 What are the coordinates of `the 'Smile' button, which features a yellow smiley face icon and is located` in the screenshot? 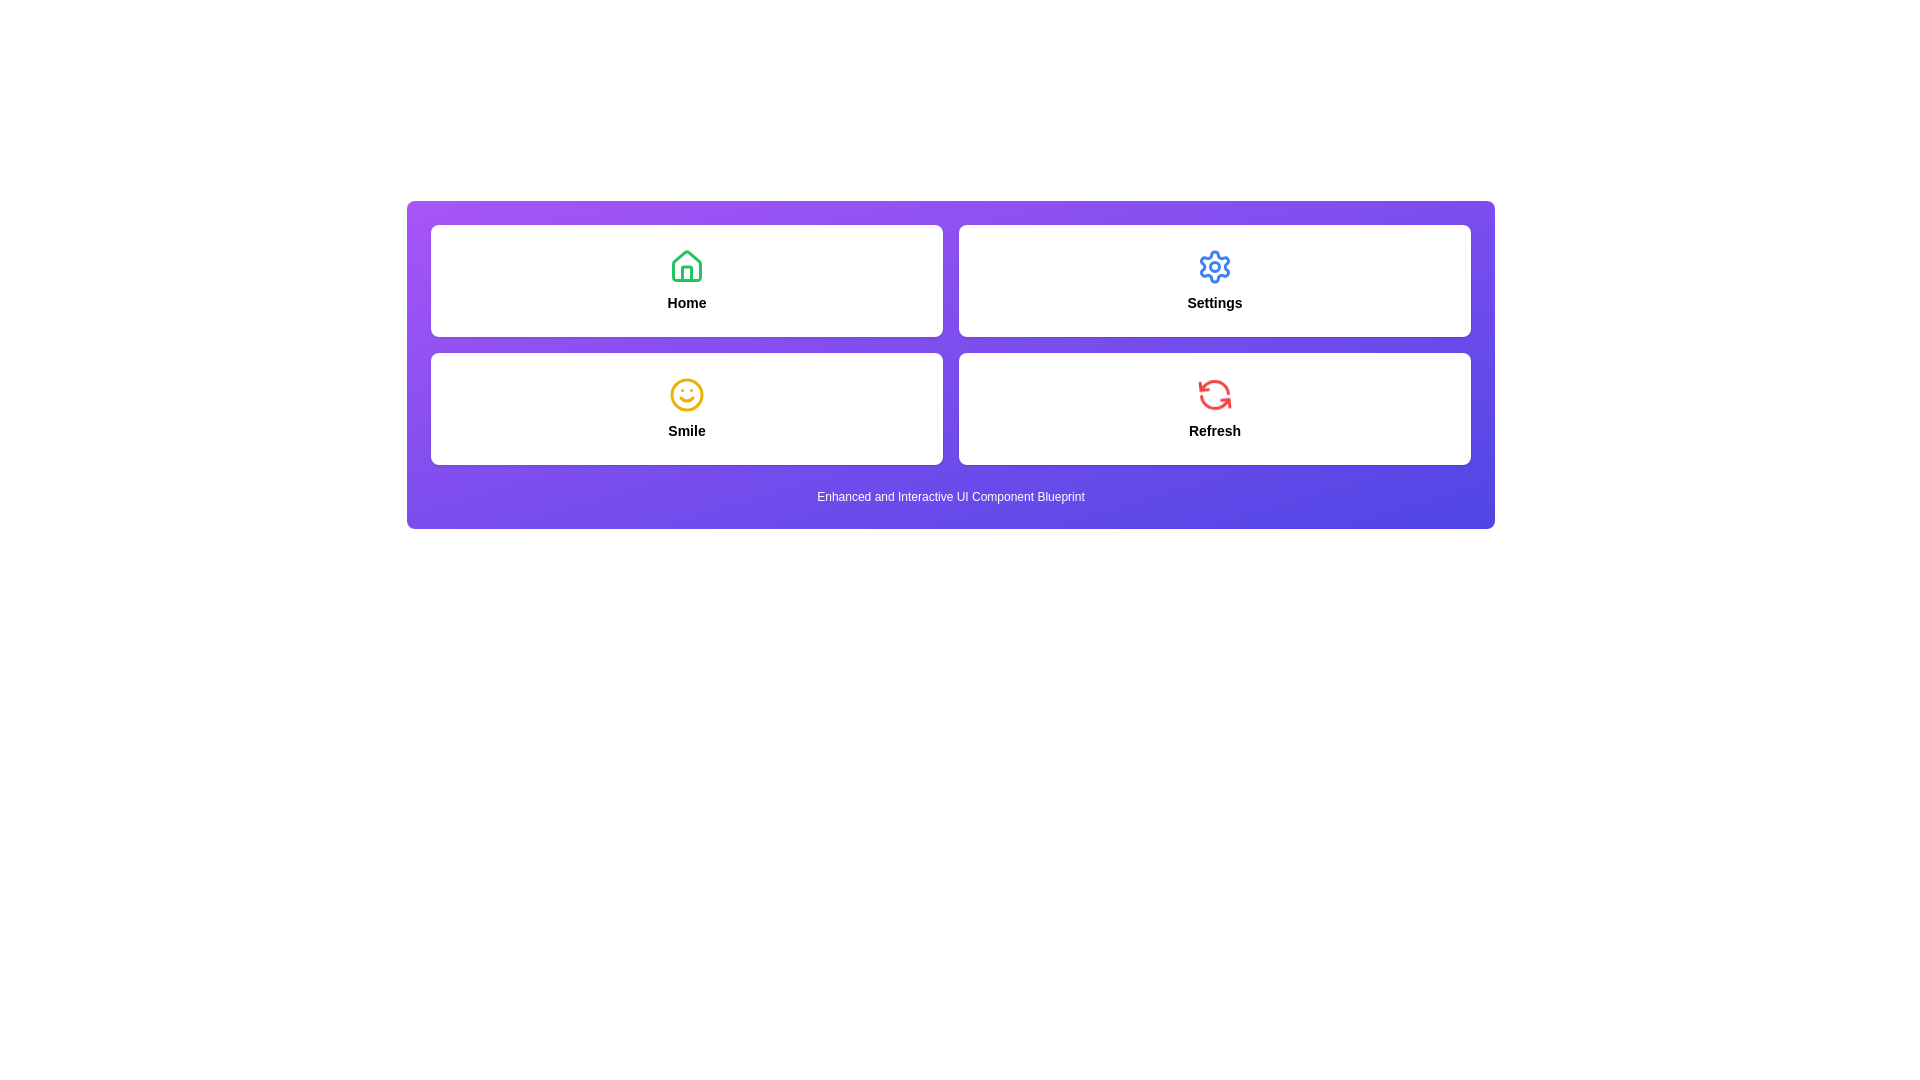 It's located at (686, 407).